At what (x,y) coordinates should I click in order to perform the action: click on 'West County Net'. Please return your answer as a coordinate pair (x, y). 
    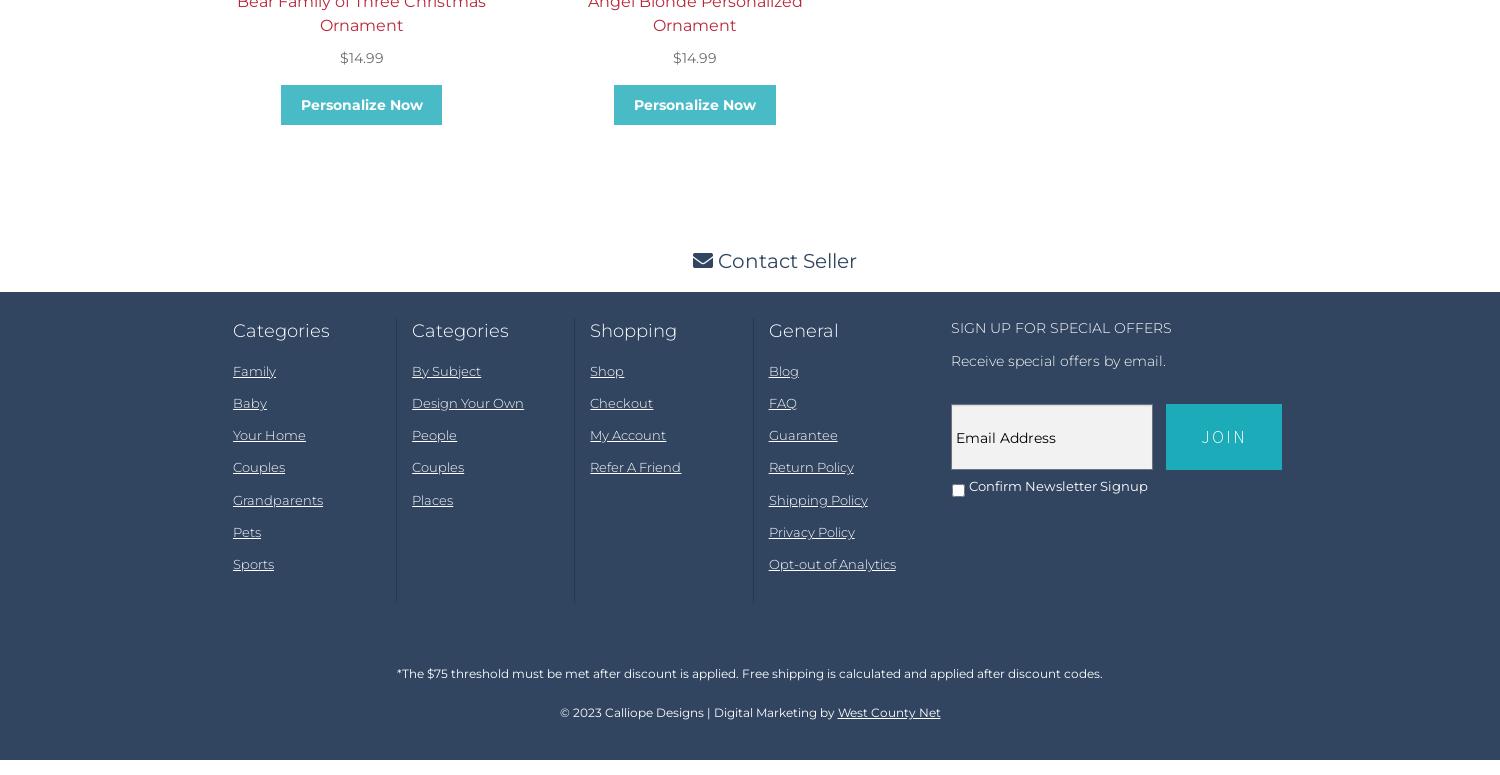
    Looking at the image, I should click on (888, 728).